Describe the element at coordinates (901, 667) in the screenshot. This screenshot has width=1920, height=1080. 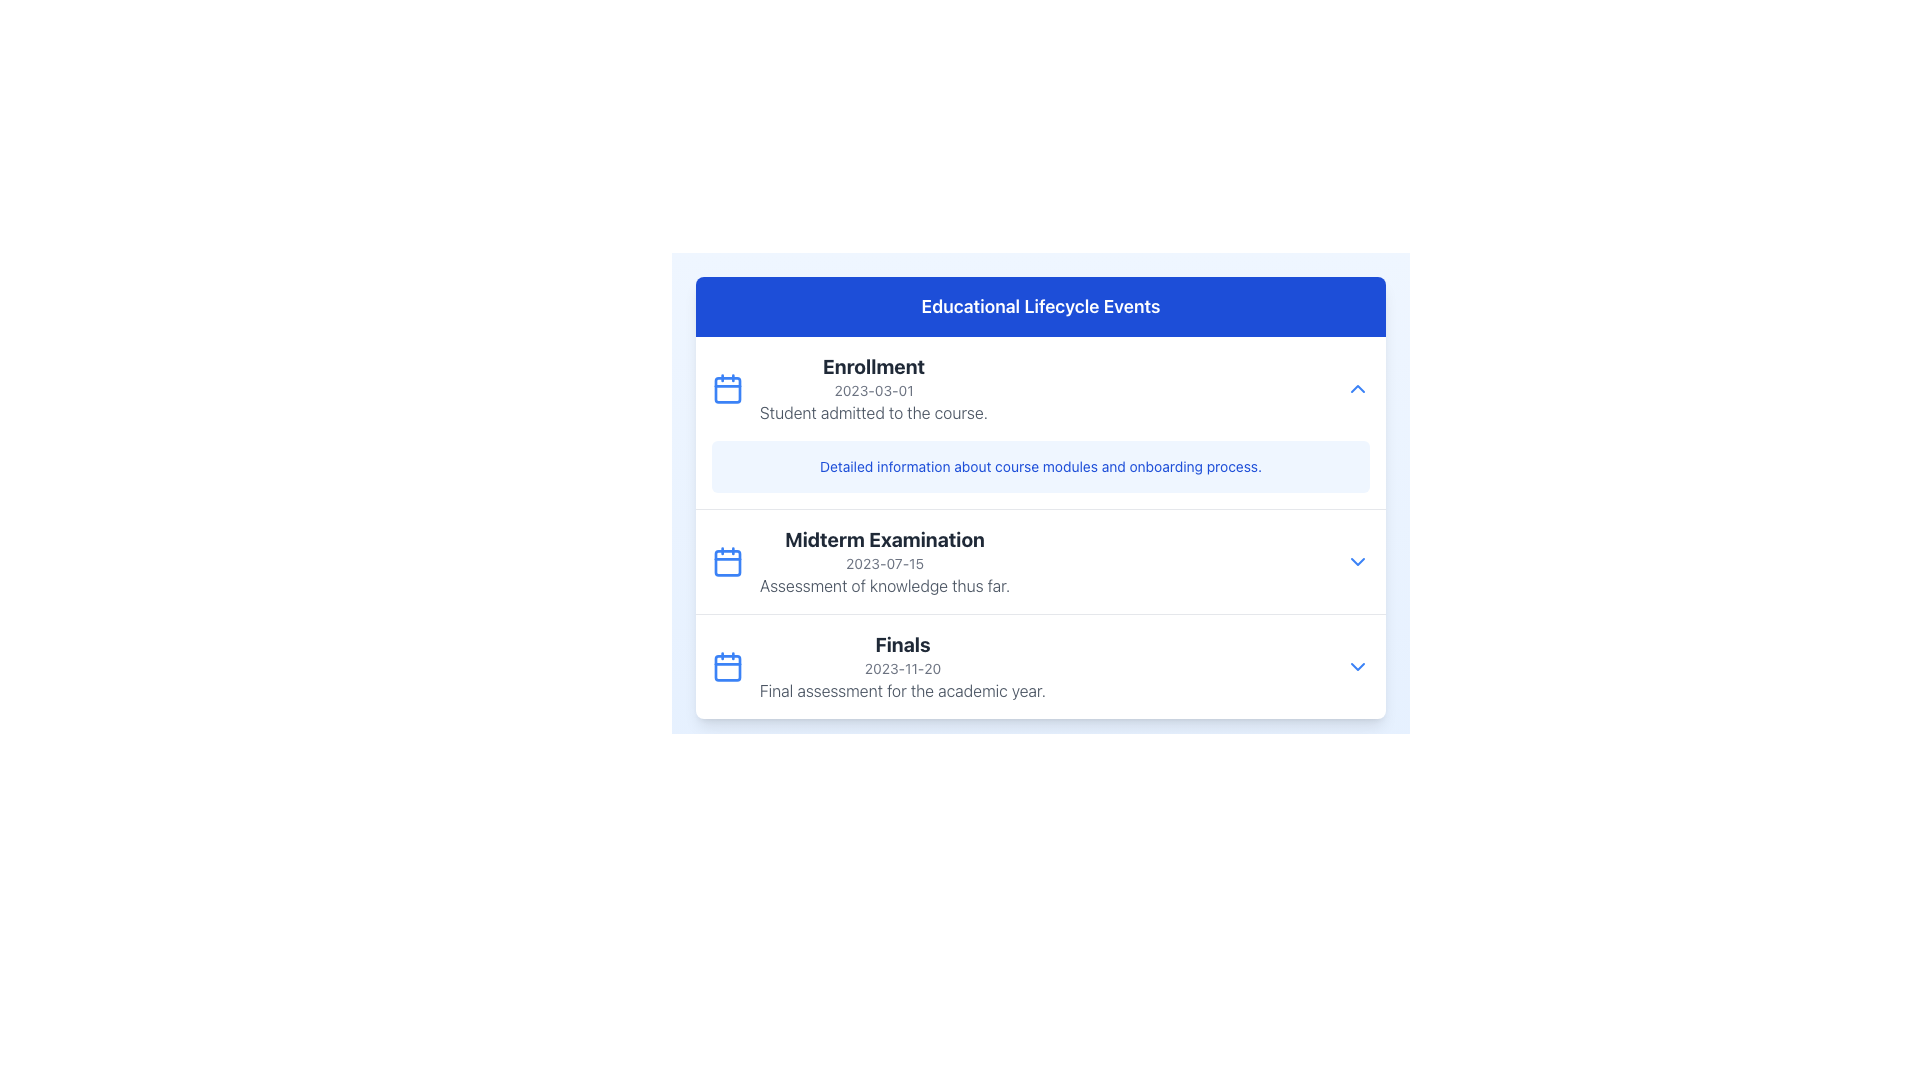
I see `text content of the 'Finals' event in the Educational Lifecycle Events section, which includes the title, date, and description` at that location.